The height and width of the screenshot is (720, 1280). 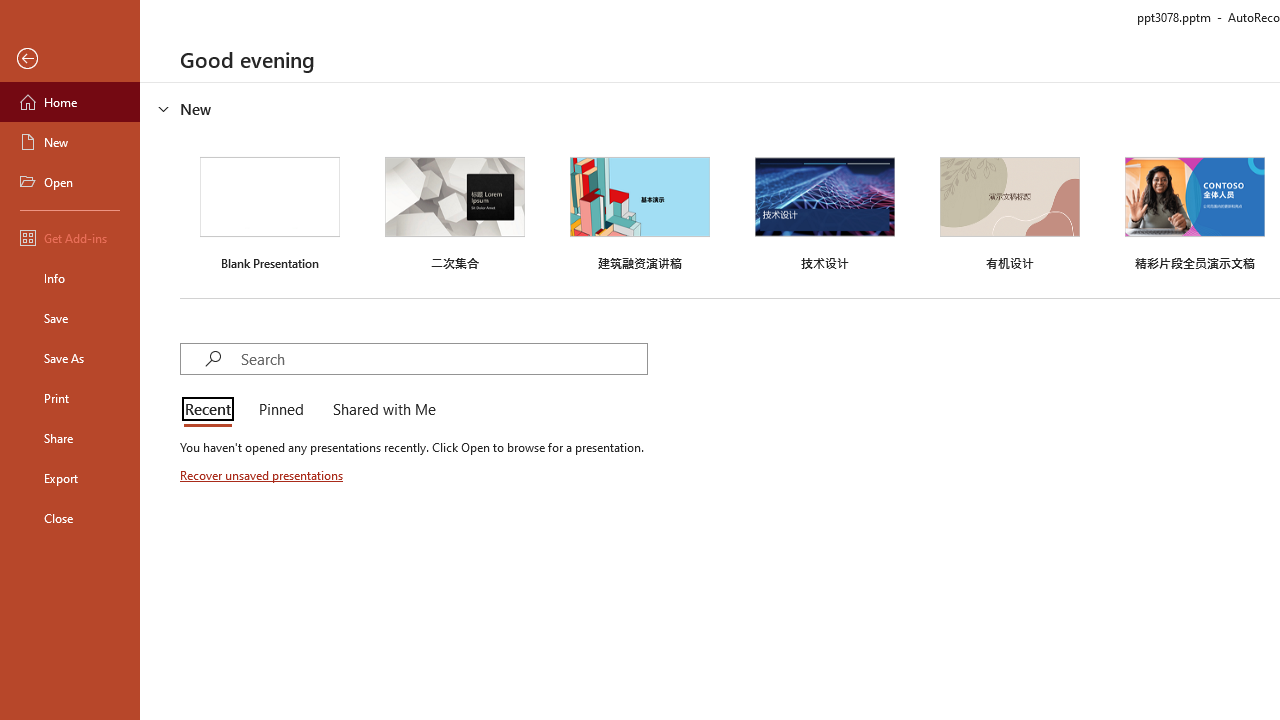 I want to click on 'Save As', so click(x=69, y=356).